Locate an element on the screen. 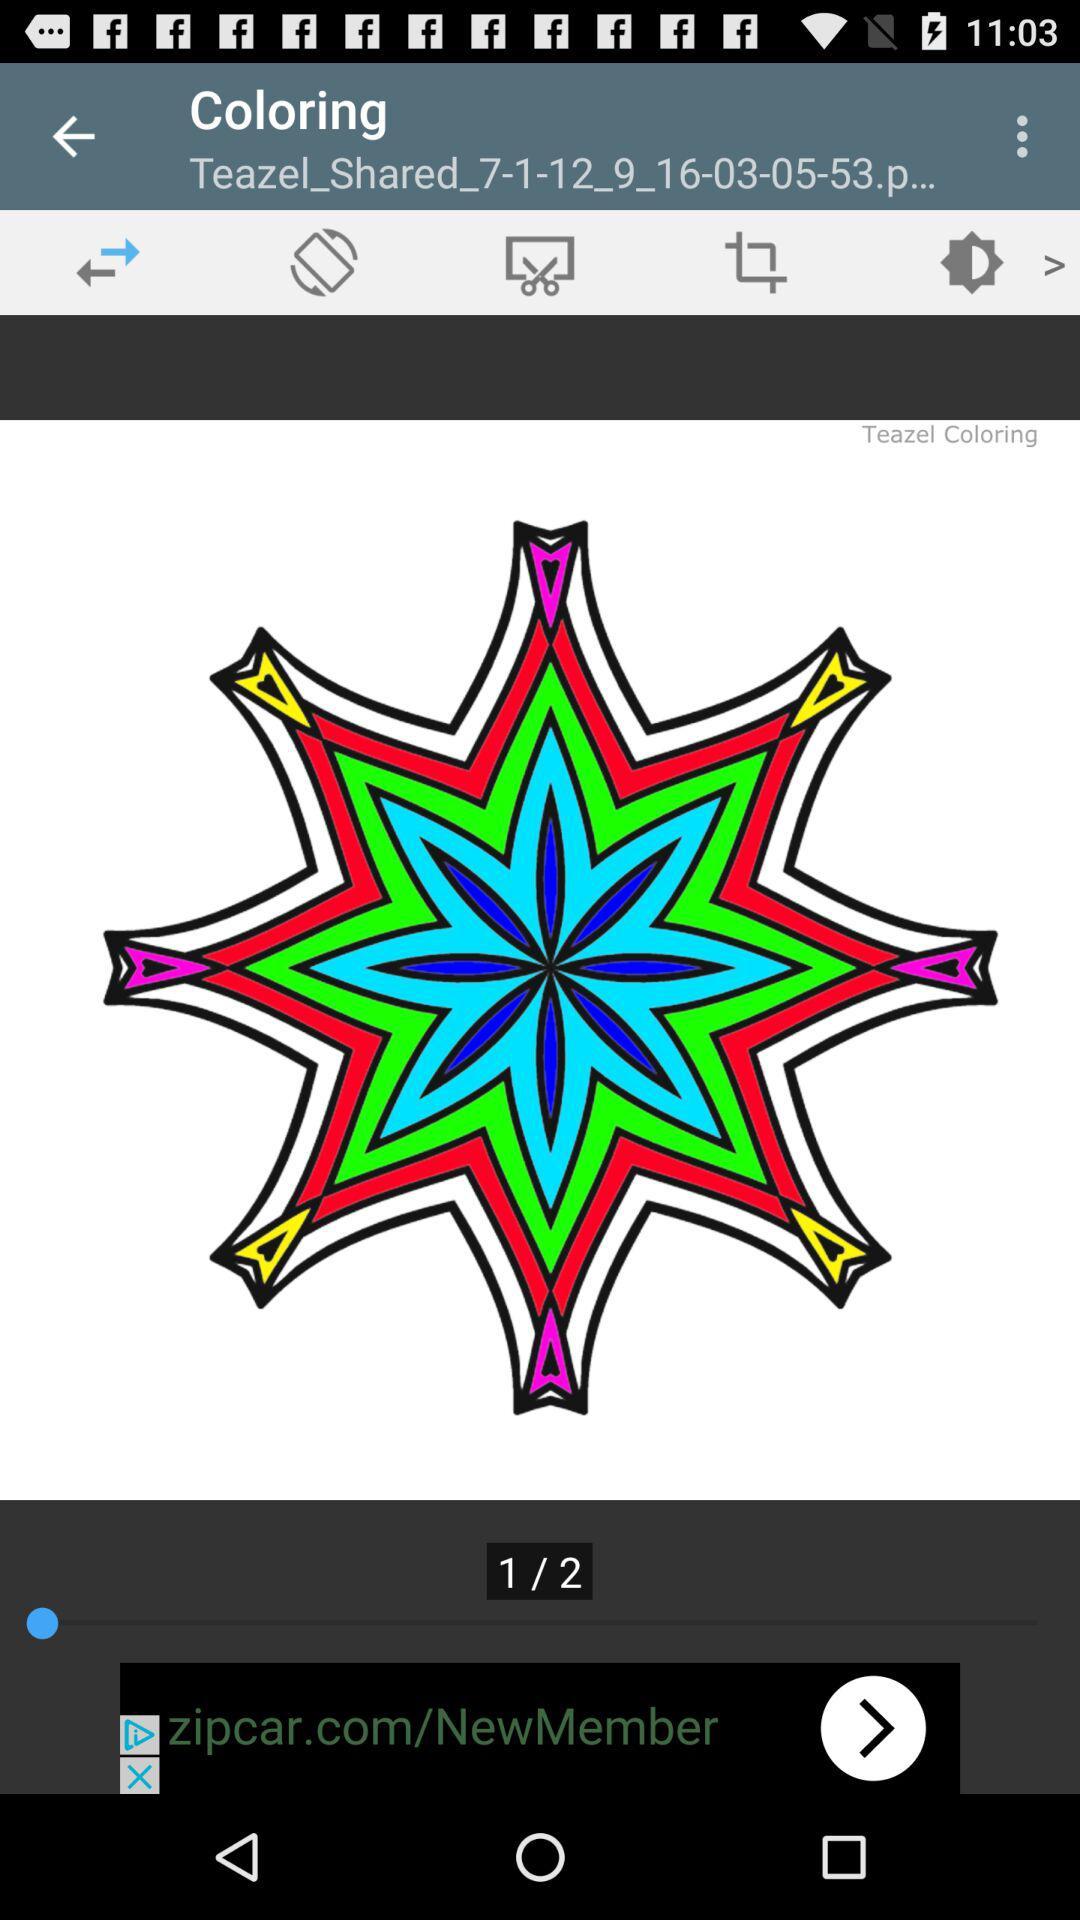  copy option is located at coordinates (540, 261).